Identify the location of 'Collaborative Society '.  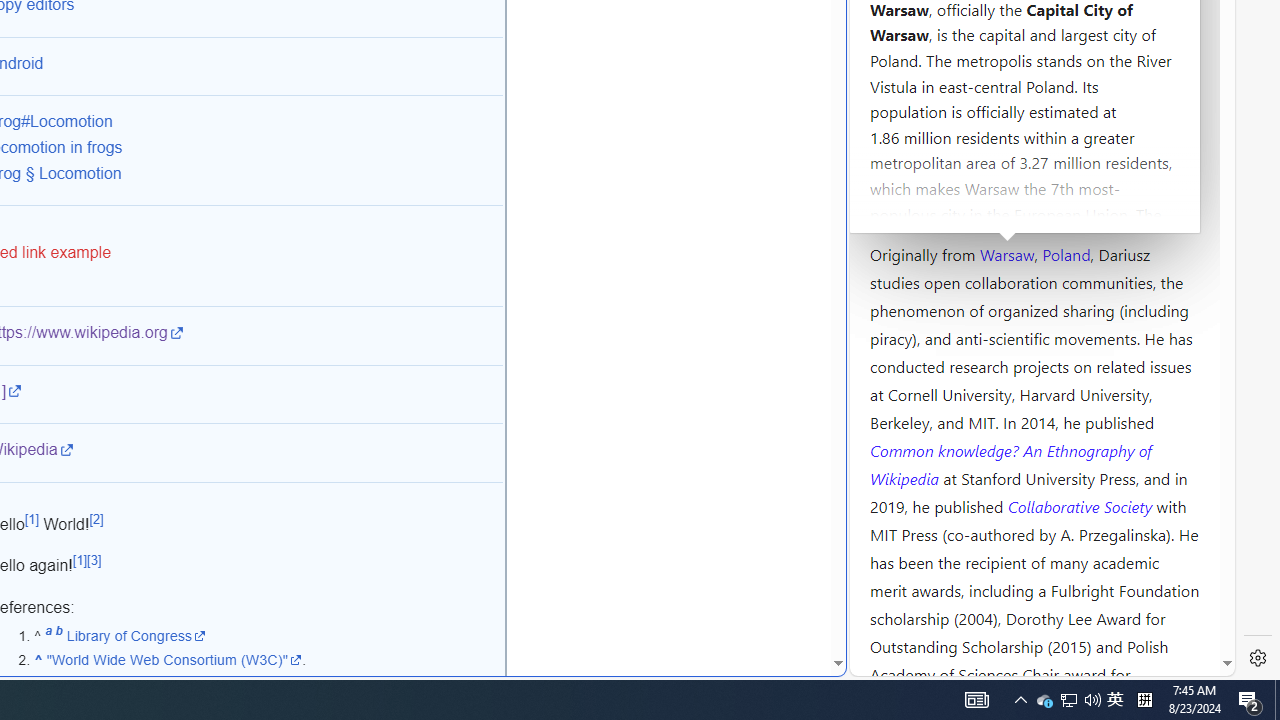
(1081, 504).